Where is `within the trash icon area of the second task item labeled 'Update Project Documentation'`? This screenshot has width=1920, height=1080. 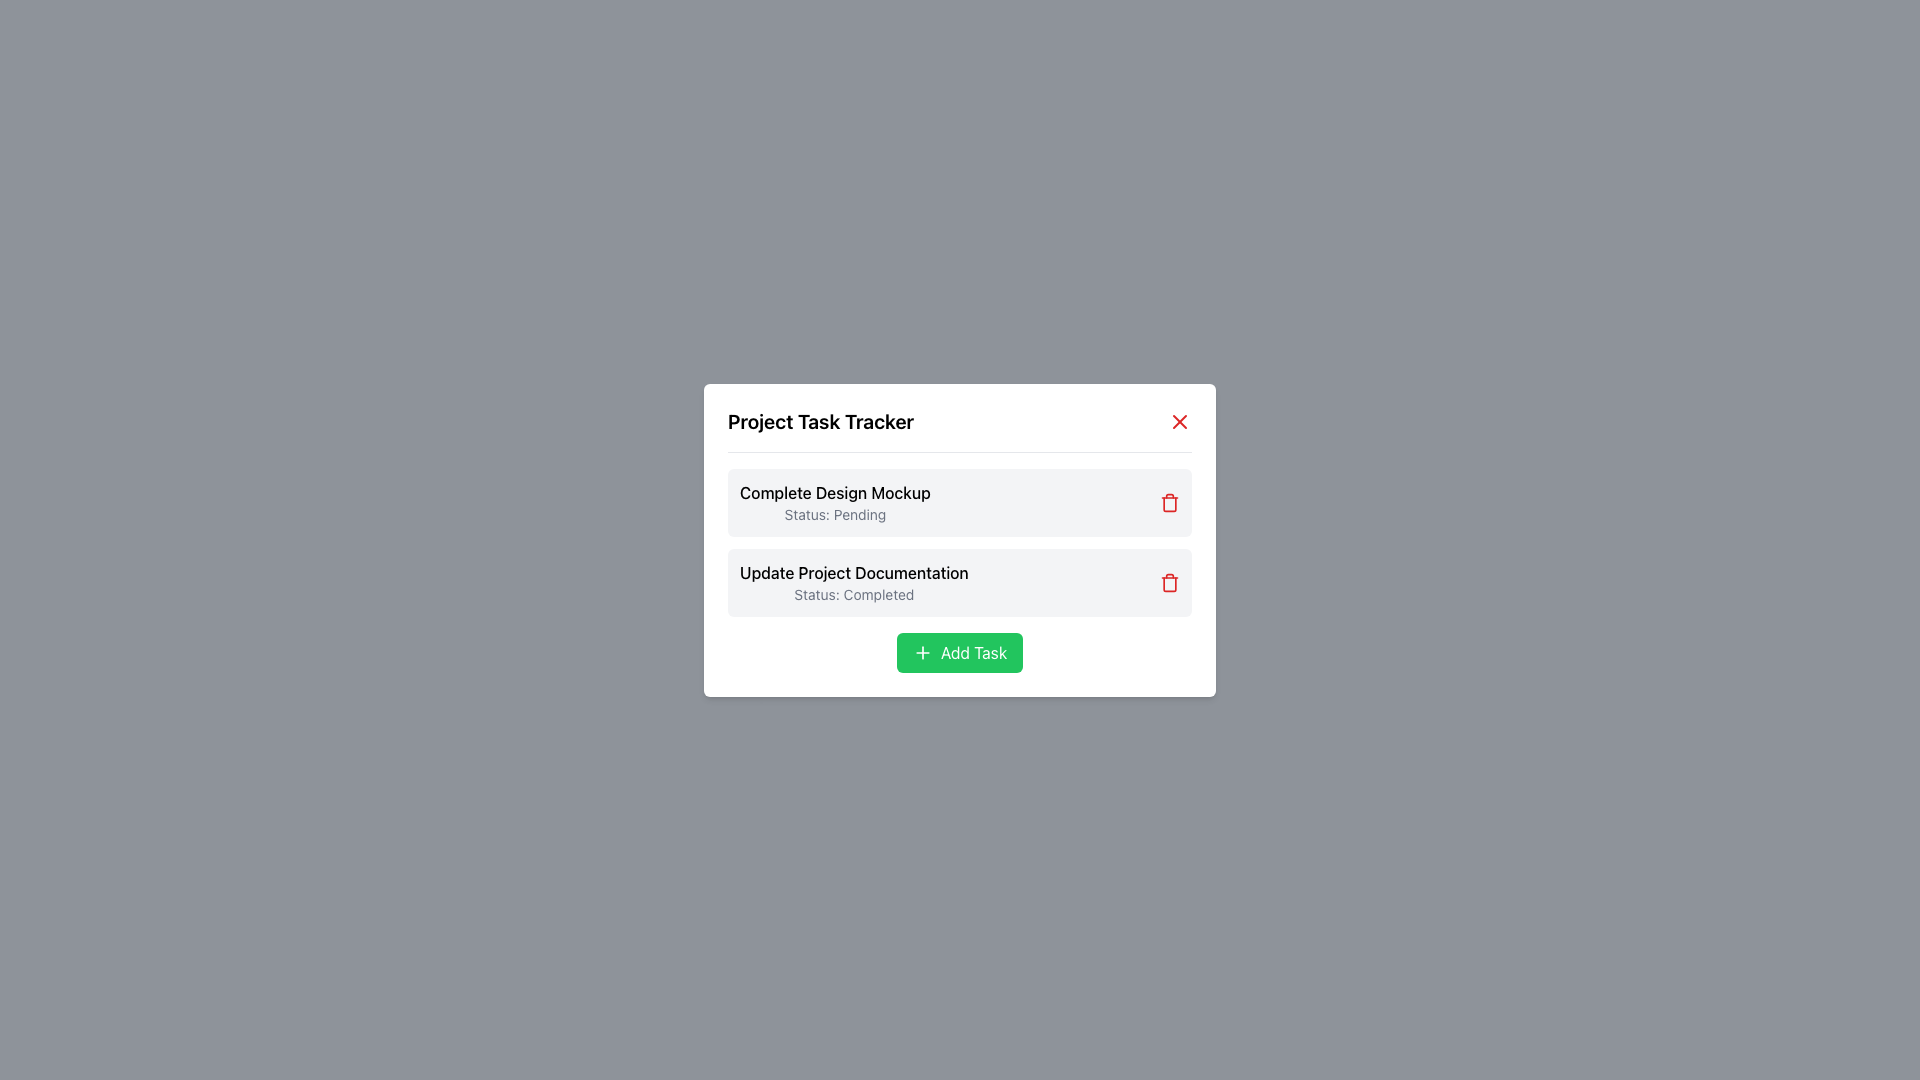 within the trash icon area of the second task item labeled 'Update Project Documentation' is located at coordinates (1170, 583).